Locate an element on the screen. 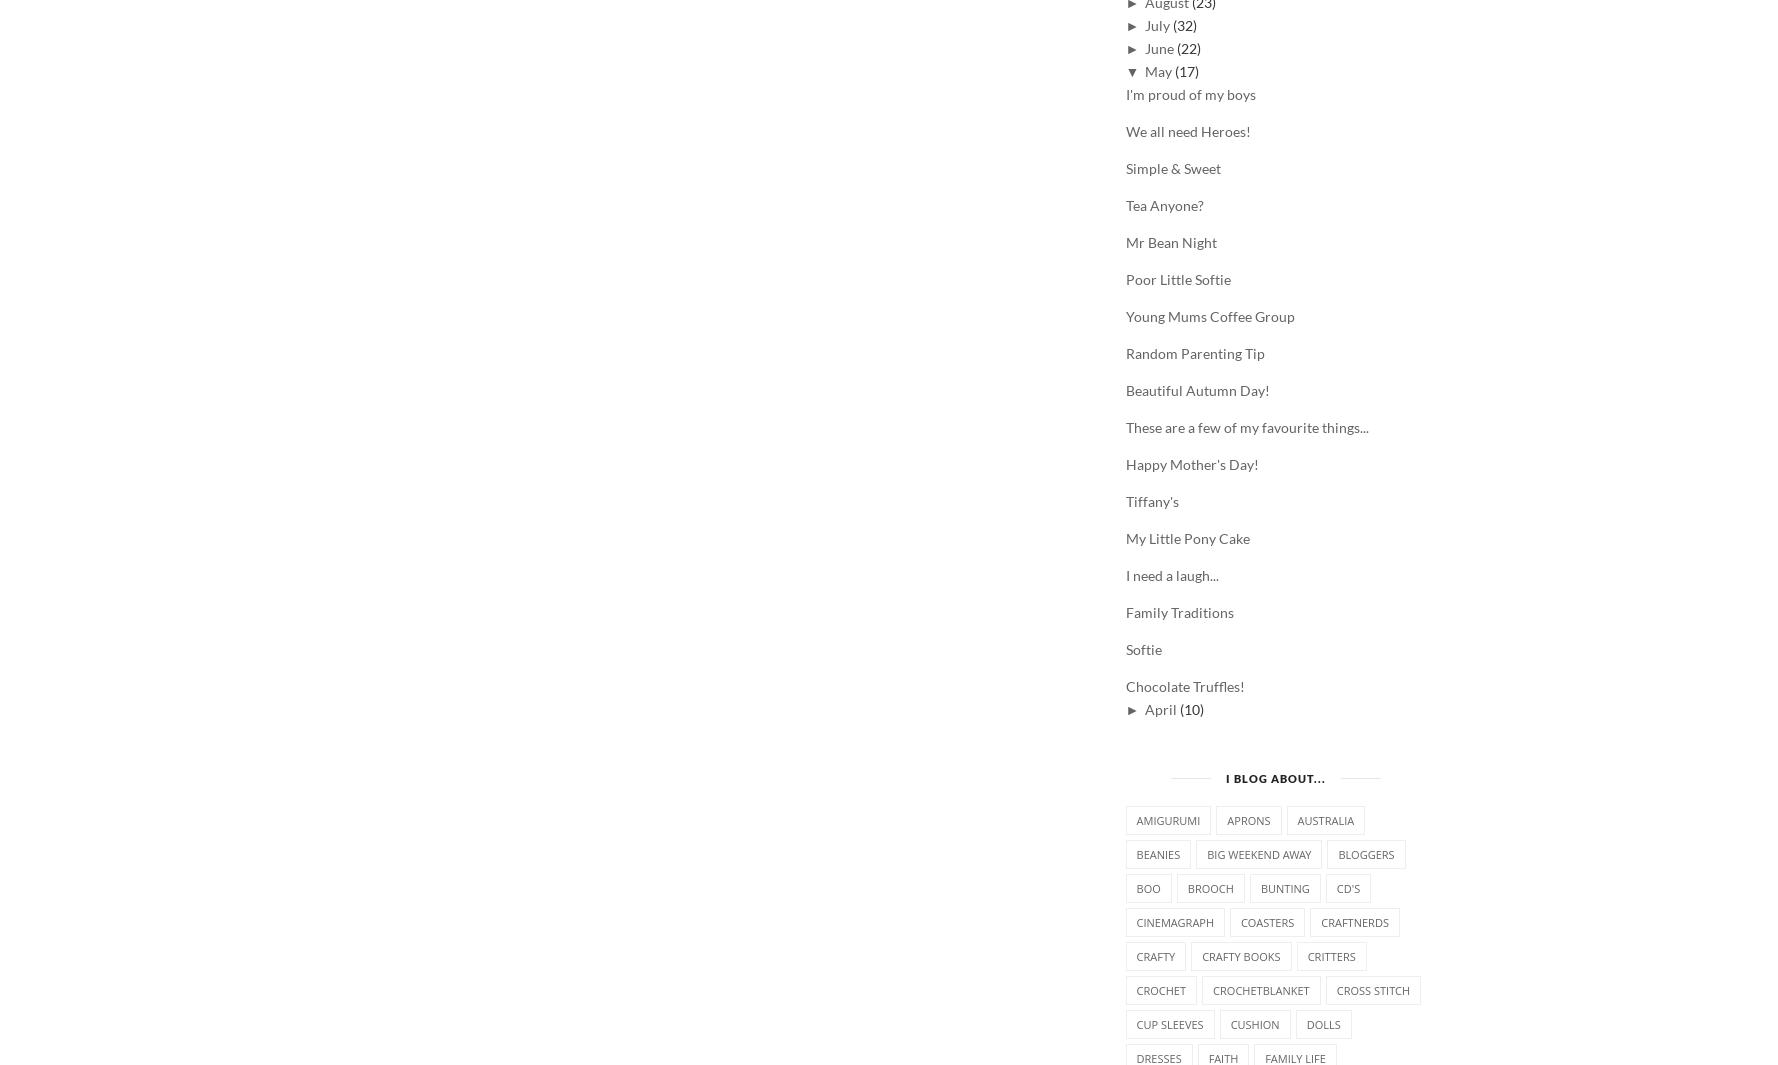 This screenshot has height=1065, width=1778. 'crochet' is located at coordinates (1161, 990).